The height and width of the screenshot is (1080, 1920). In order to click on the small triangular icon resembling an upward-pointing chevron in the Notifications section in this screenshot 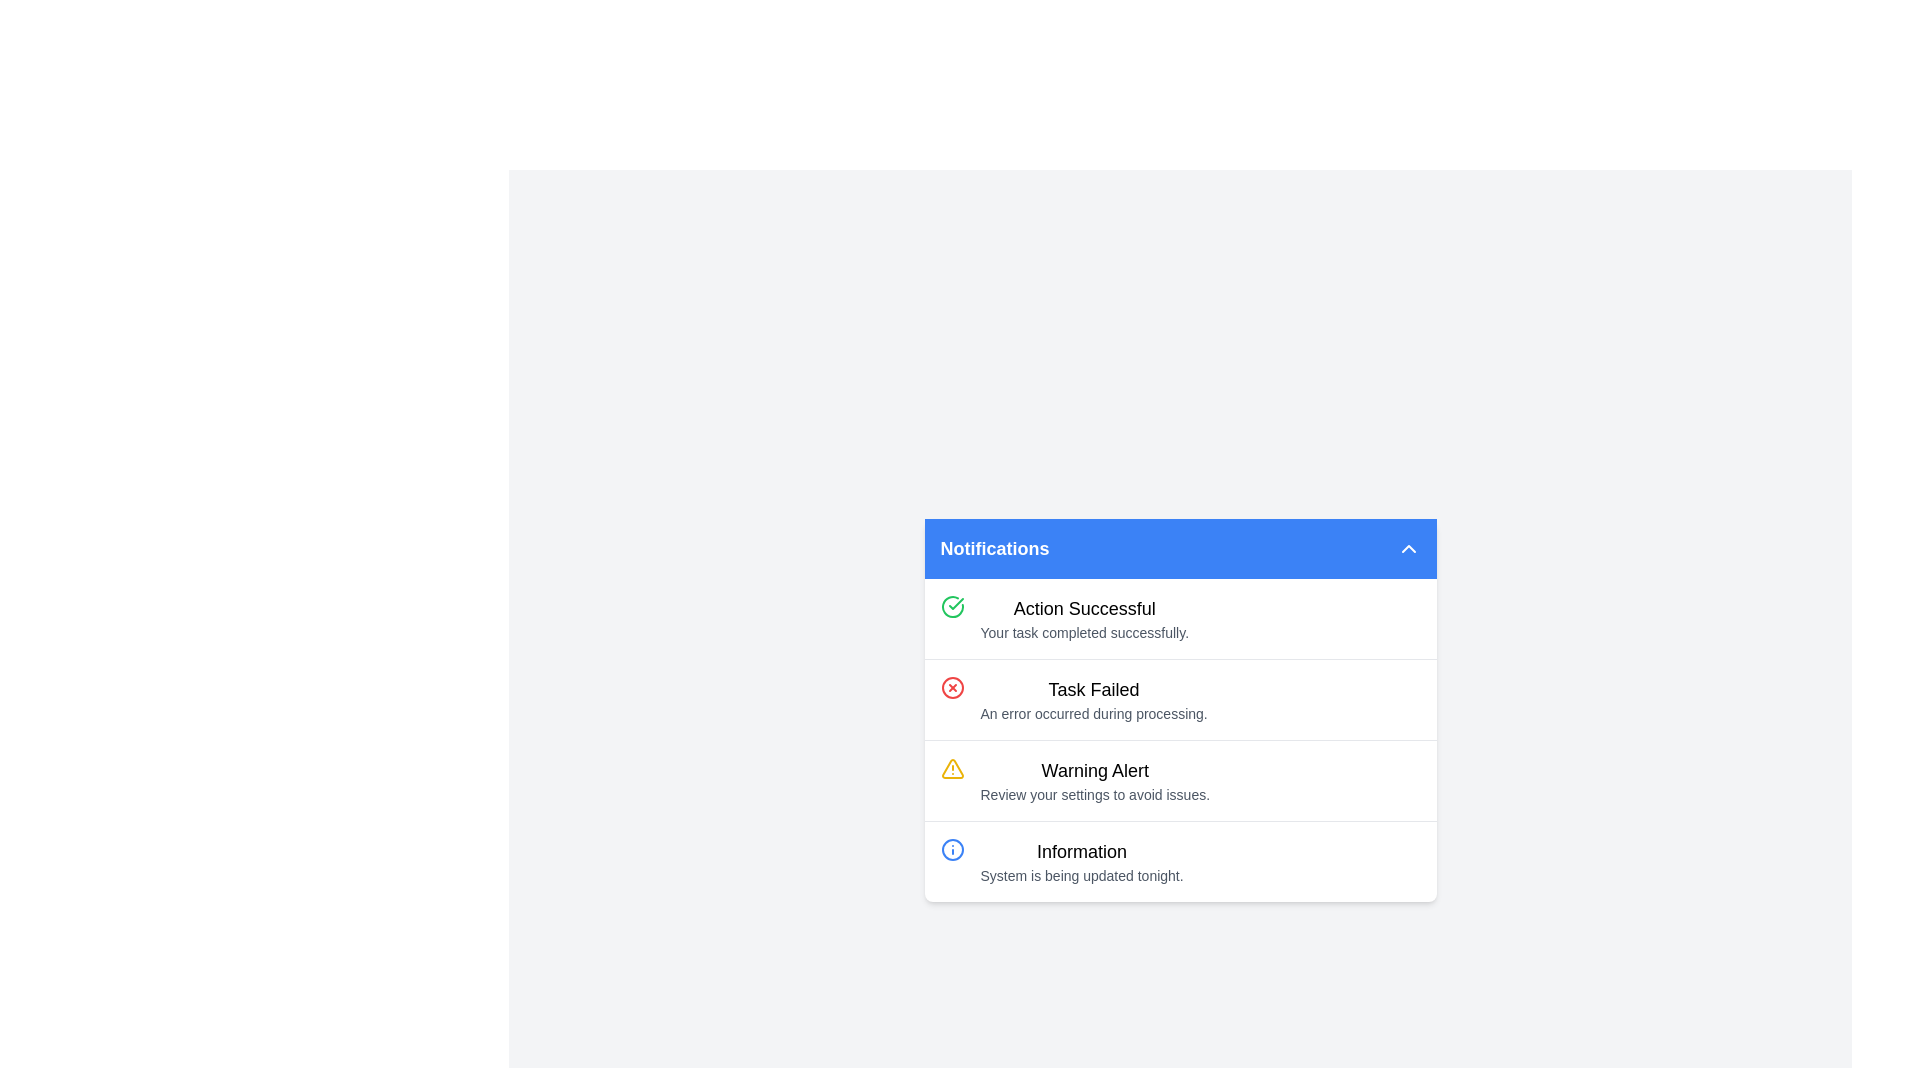, I will do `click(1407, 548)`.